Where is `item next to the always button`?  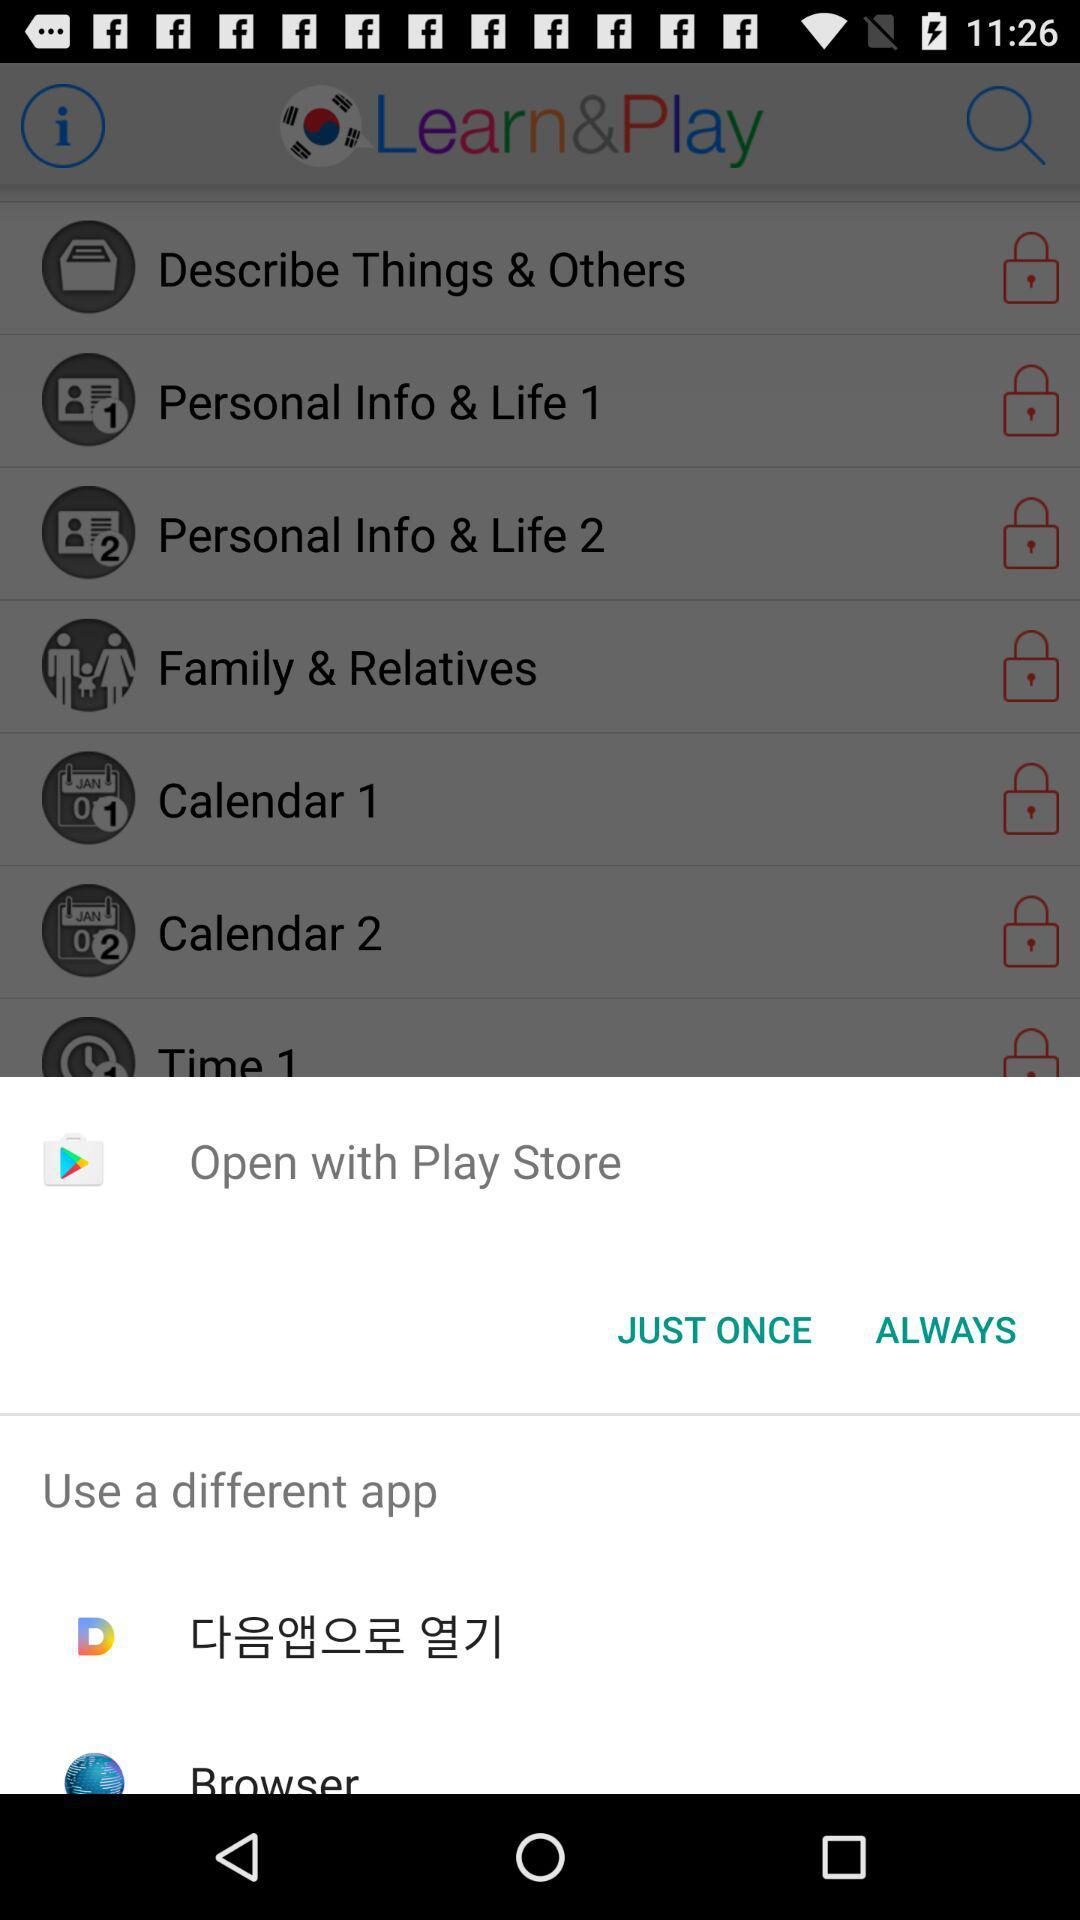
item next to the always button is located at coordinates (713, 1329).